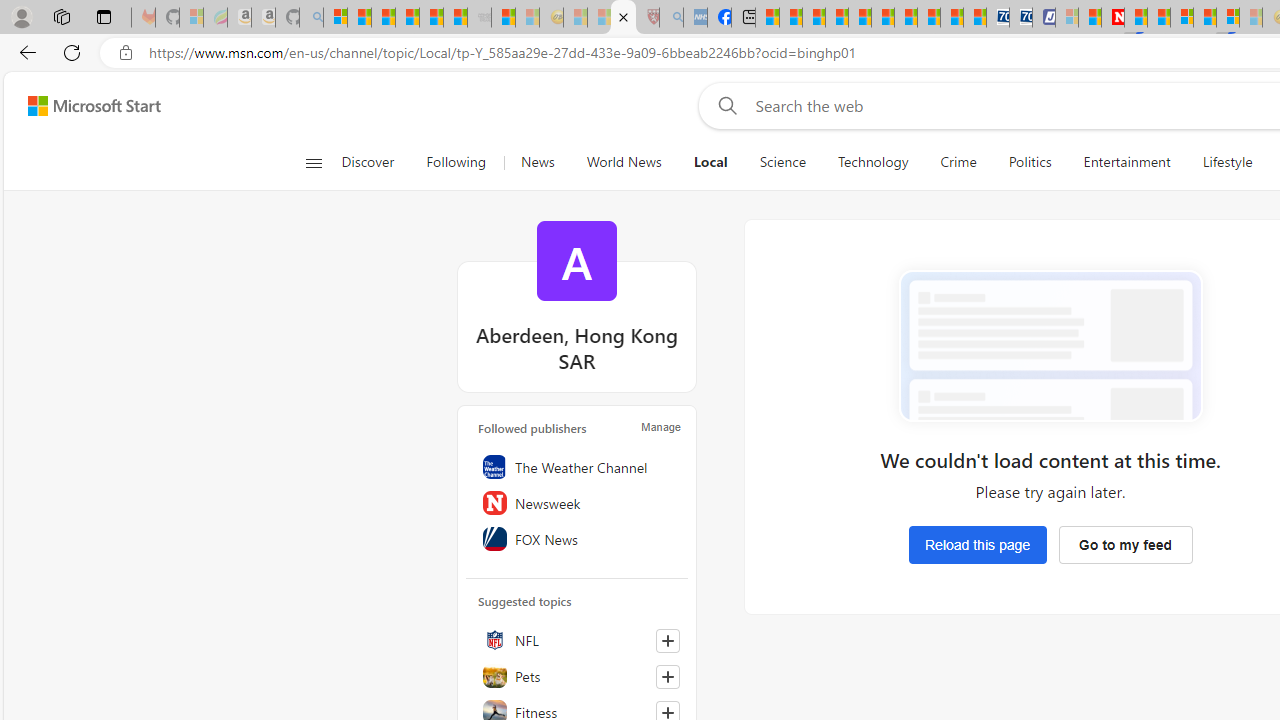 The height and width of the screenshot is (720, 1280). Describe the element at coordinates (576, 537) in the screenshot. I see `'FOX News'` at that location.